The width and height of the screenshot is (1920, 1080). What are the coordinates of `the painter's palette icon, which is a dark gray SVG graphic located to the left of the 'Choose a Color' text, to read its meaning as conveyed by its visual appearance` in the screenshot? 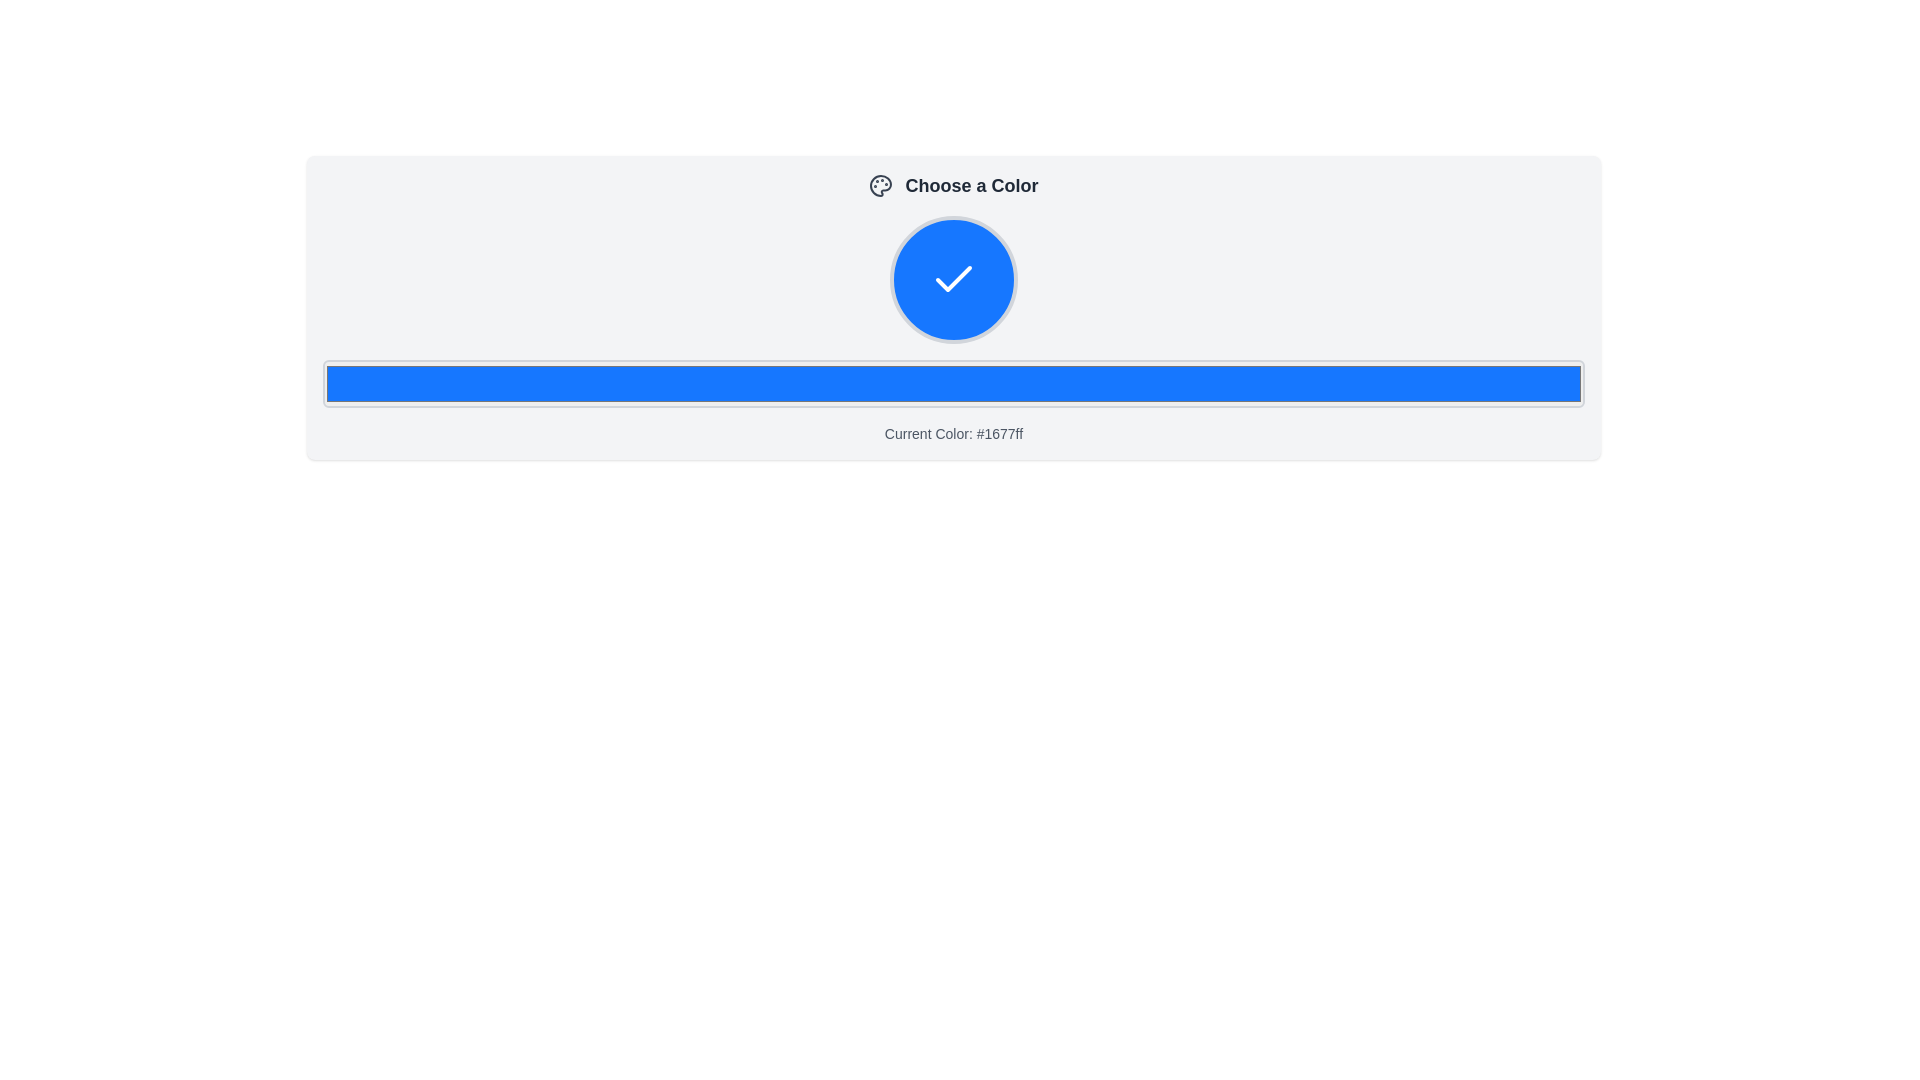 It's located at (880, 185).